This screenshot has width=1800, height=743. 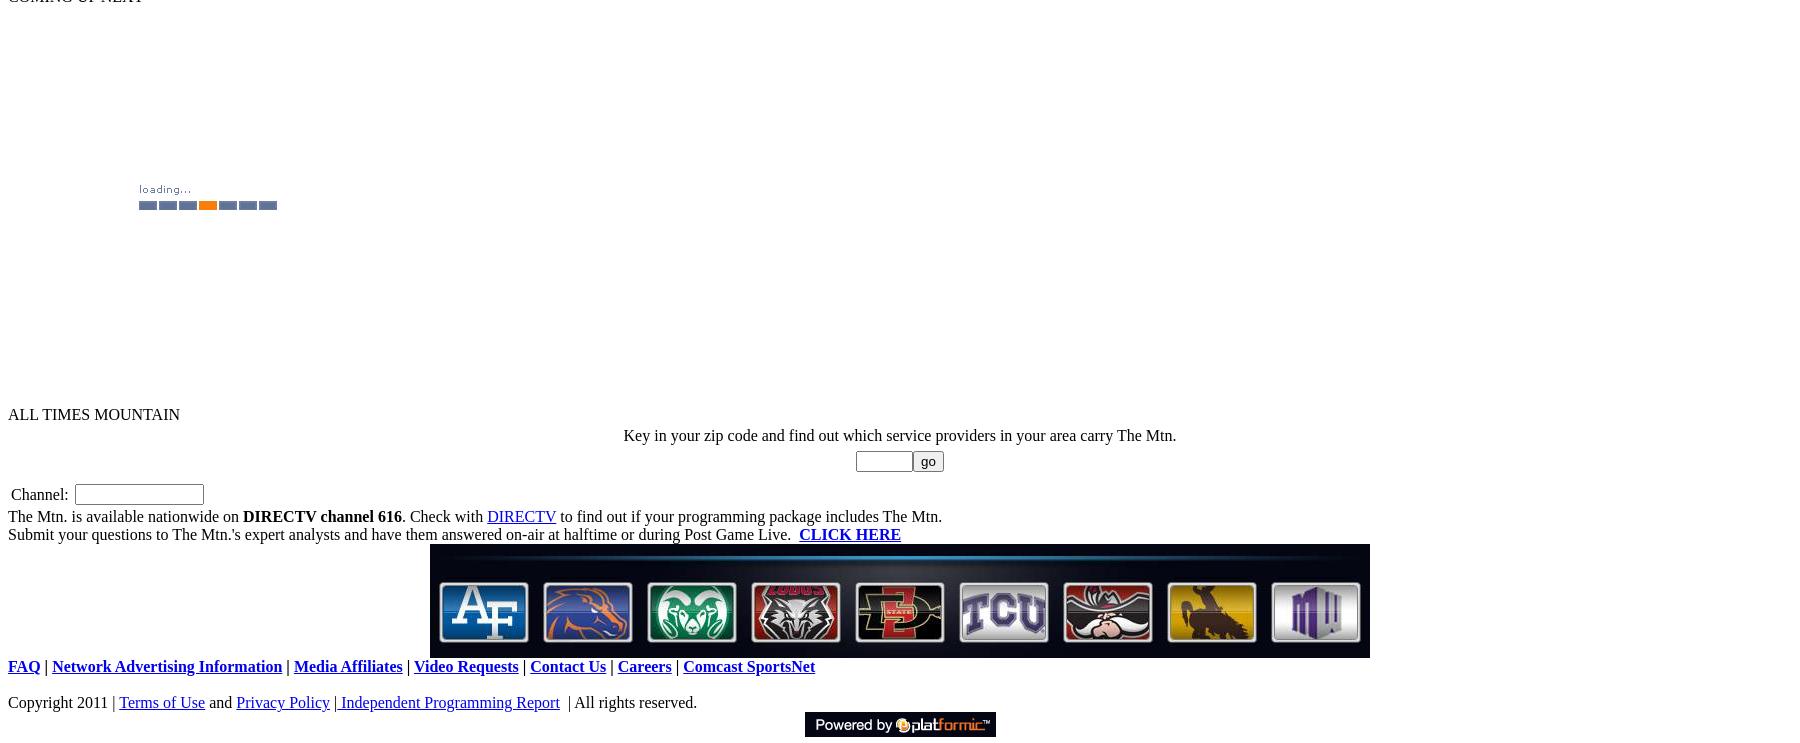 What do you see at coordinates (220, 702) in the screenshot?
I see `'and'` at bounding box center [220, 702].